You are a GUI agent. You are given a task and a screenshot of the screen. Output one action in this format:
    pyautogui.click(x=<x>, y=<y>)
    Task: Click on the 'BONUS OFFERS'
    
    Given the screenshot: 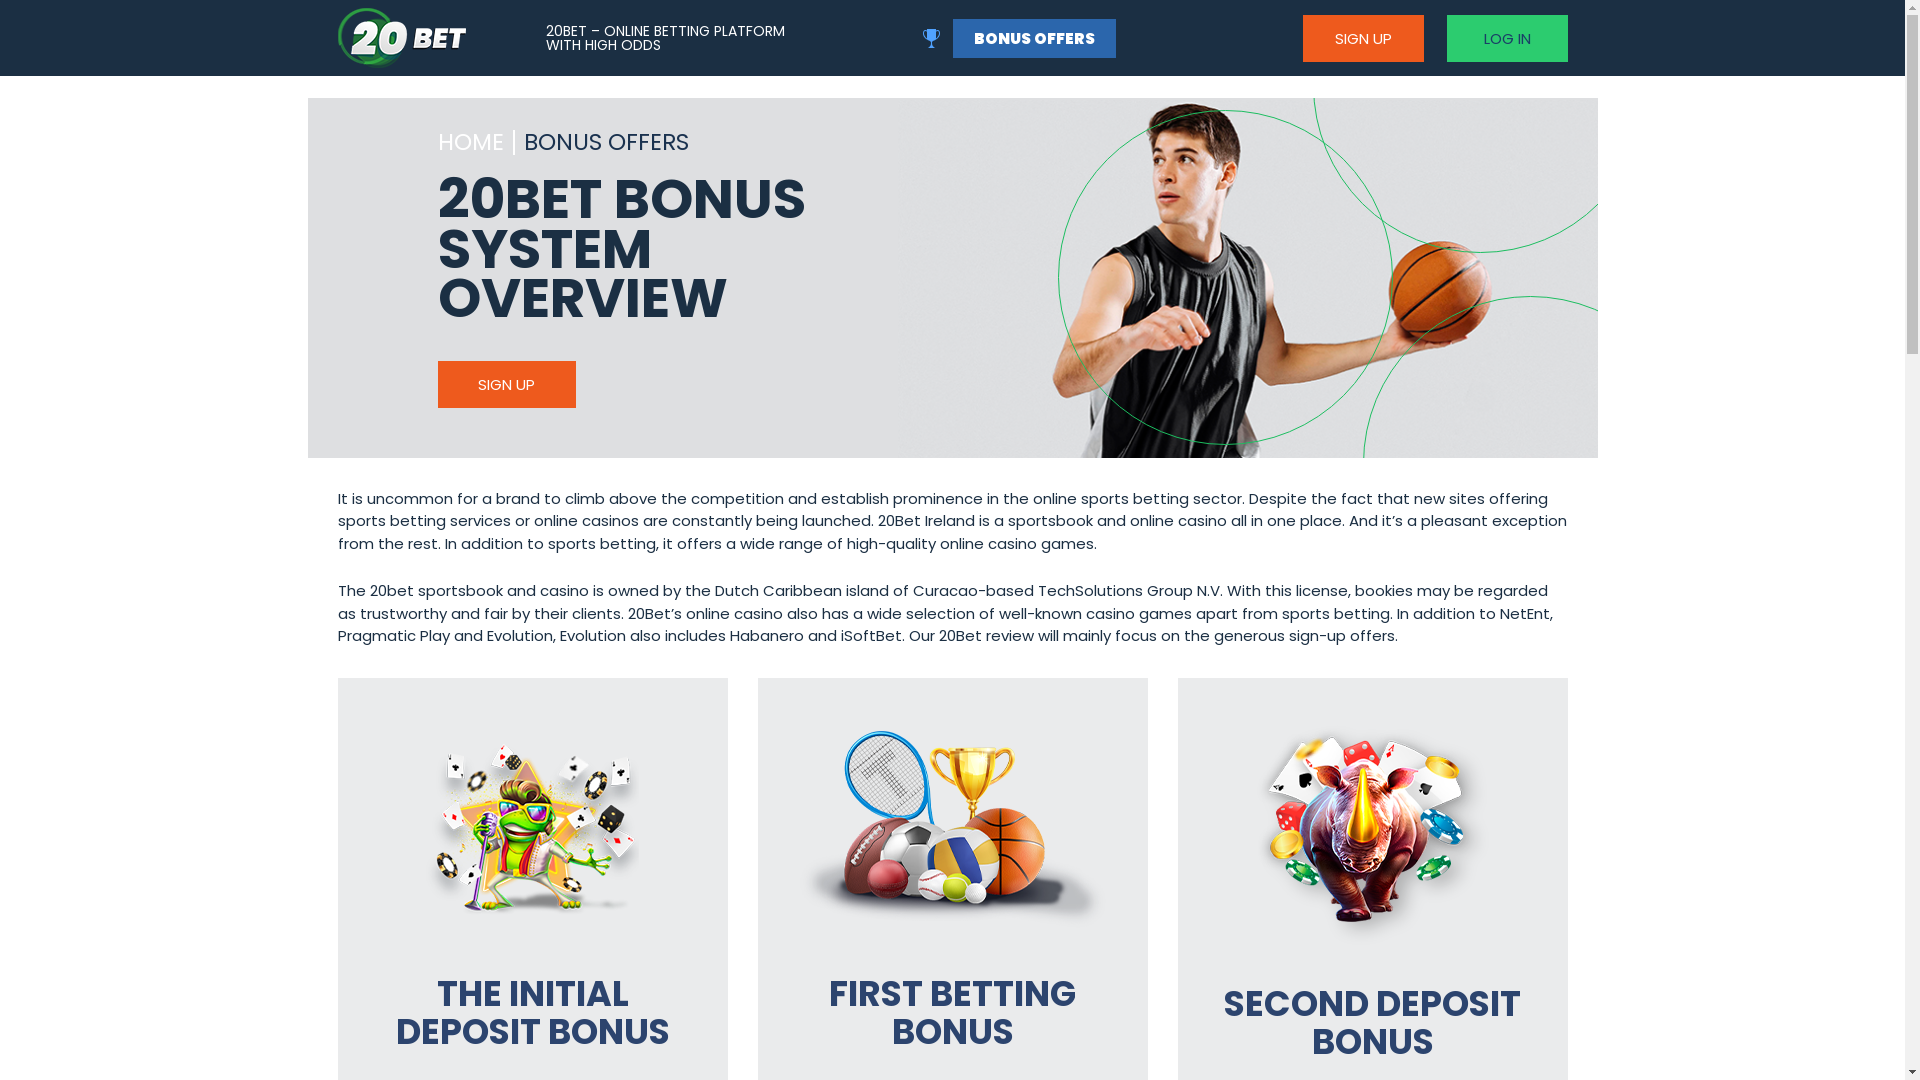 What is the action you would take?
    pyautogui.click(x=1033, y=37)
    